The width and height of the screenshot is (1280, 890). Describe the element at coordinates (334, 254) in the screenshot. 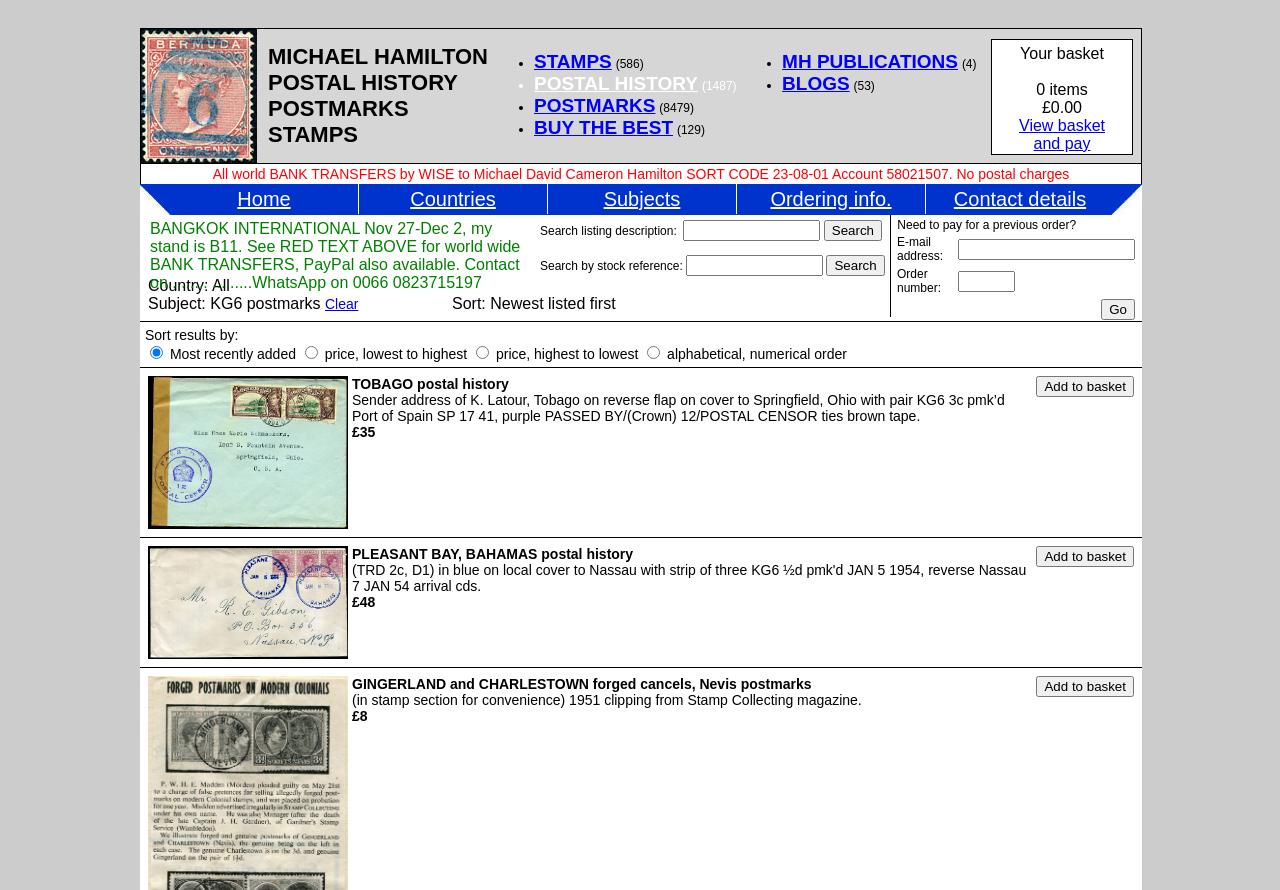

I see `'BANGKOK INTERNATIONAL Nov 27-Dec 2, my stand is B11. See RED TEXT ABOVE for world wide BANK TRANSFERS, PayPal also available.                                       Contact on......... .........WhatsApp on 0066 0823715197'` at that location.